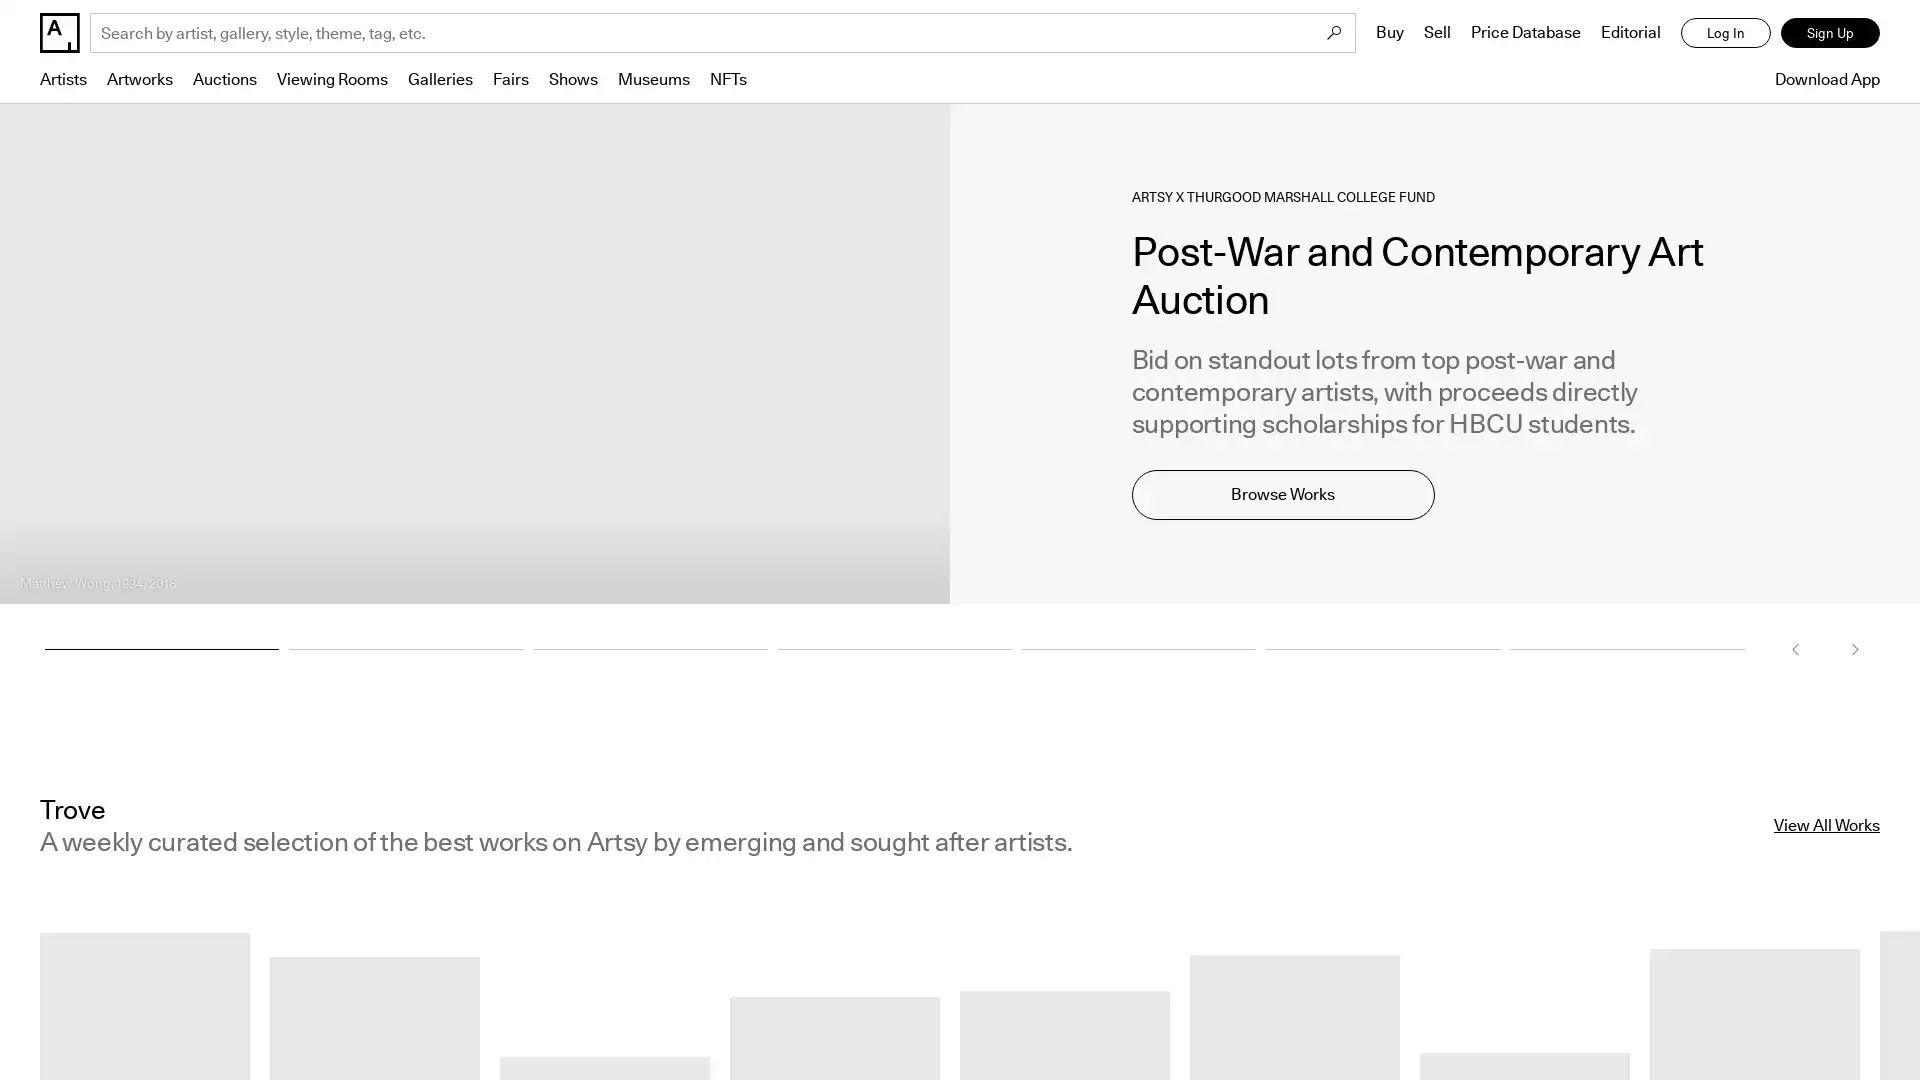 The height and width of the screenshot is (1080, 1920). I want to click on Accept All, so click(1801, 1014).